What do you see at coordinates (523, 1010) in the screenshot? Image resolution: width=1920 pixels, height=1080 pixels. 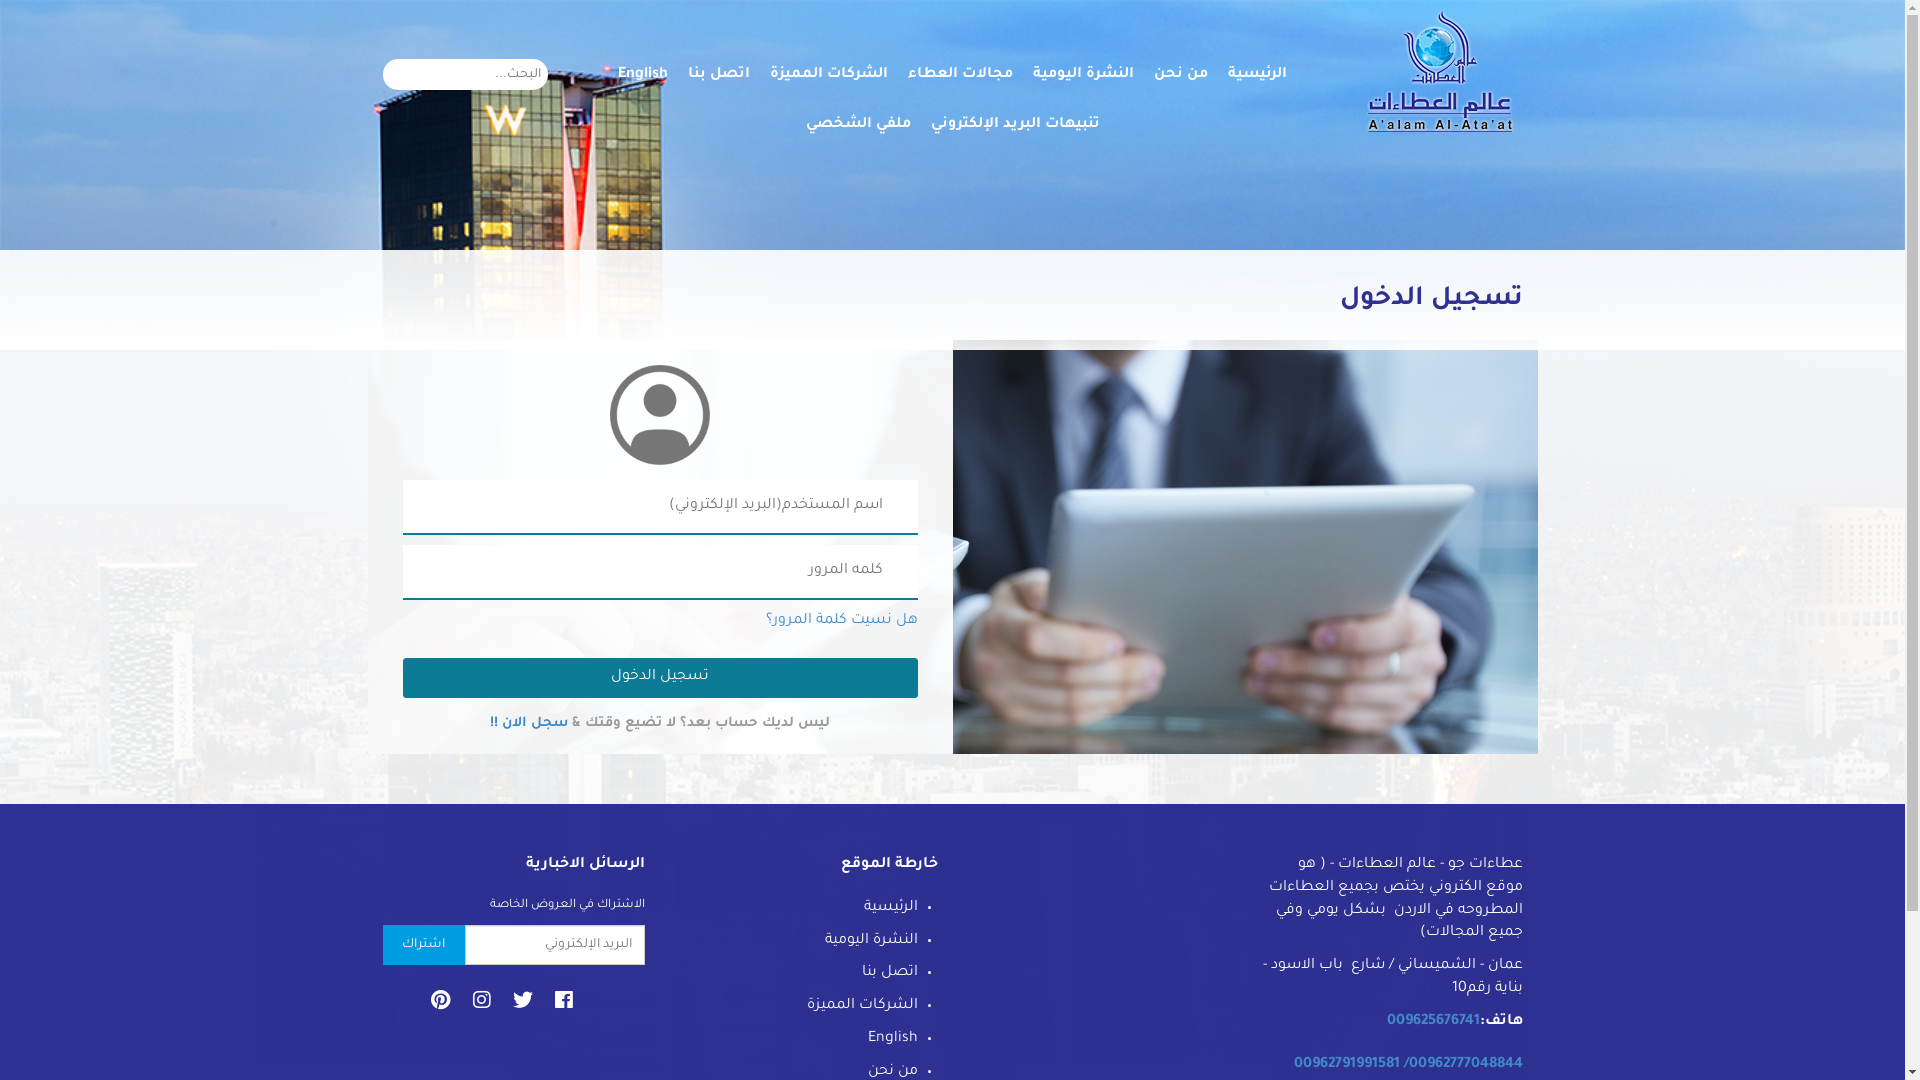 I see `'Twitter'` at bounding box center [523, 1010].